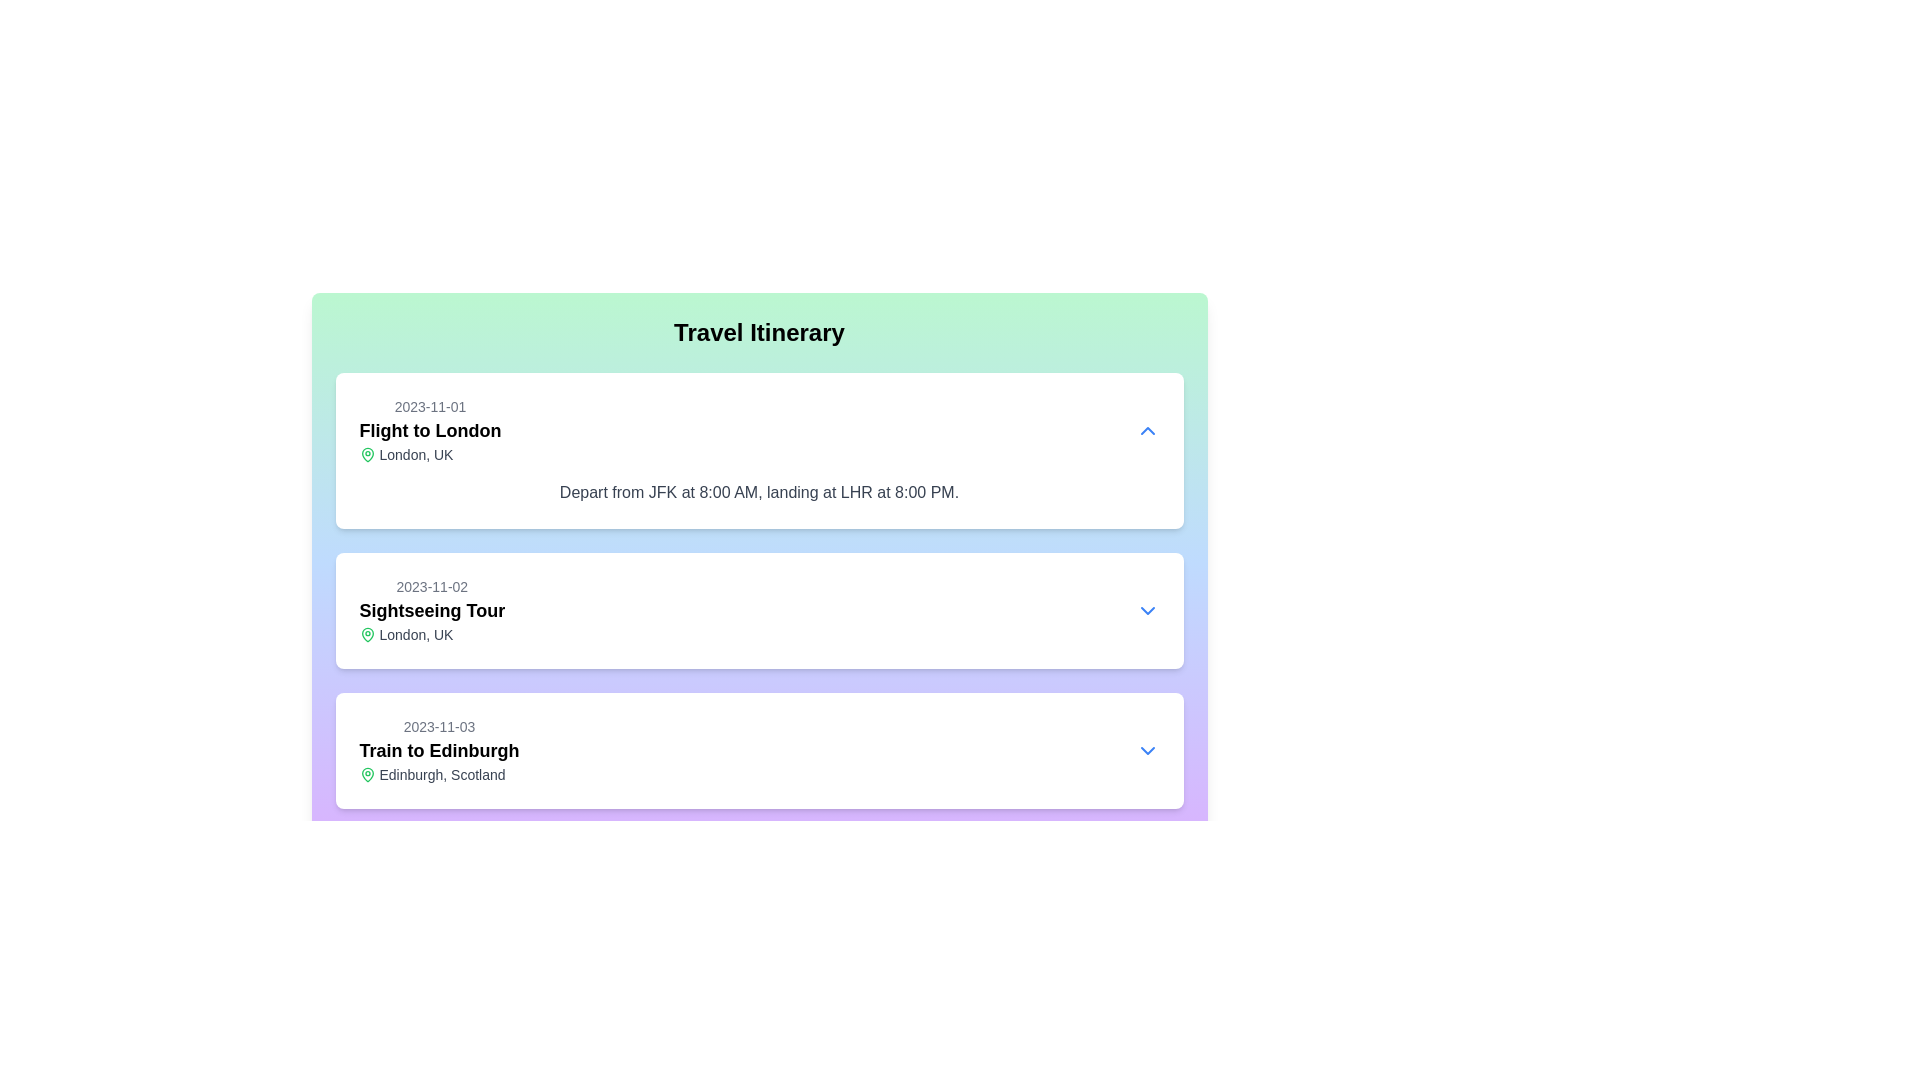  What do you see at coordinates (367, 774) in the screenshot?
I see `the SVG Icon representing location information for the itinerary entry associated with 'Edinburgh, Scotland', located to the left of the text` at bounding box center [367, 774].